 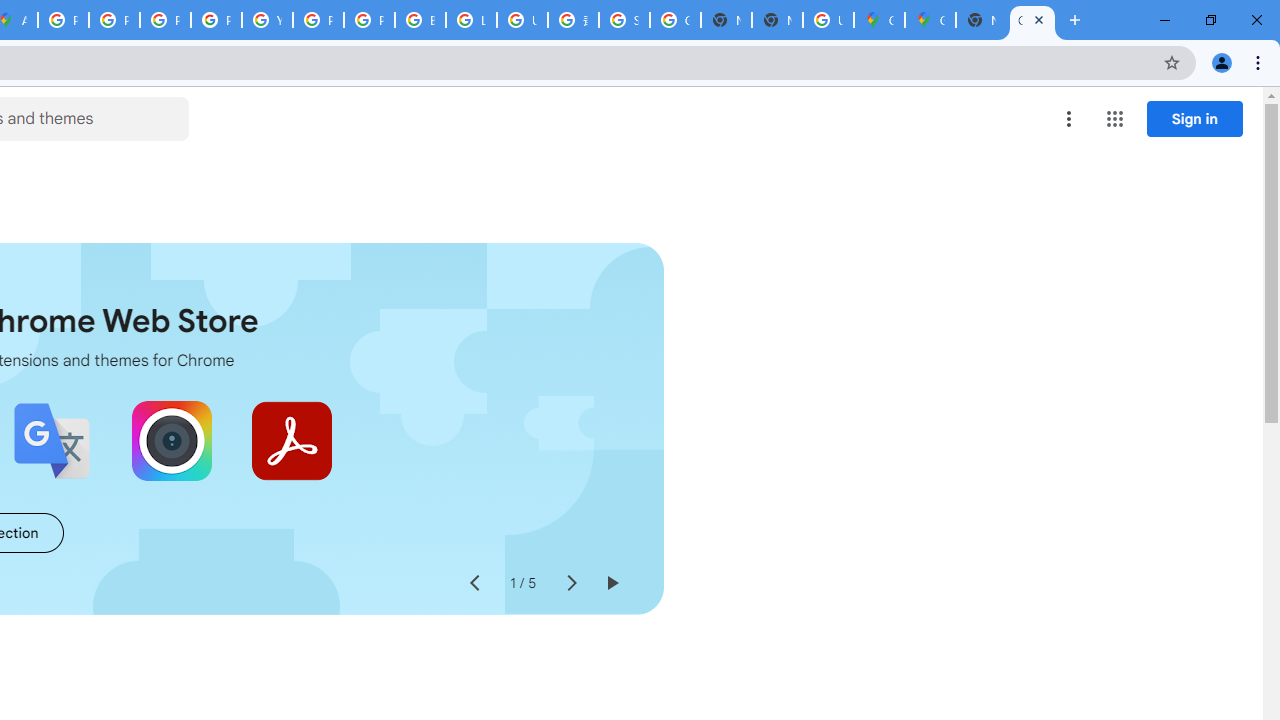 What do you see at coordinates (165, 20) in the screenshot?
I see `'Privacy Help Center - Policies Help'` at bounding box center [165, 20].